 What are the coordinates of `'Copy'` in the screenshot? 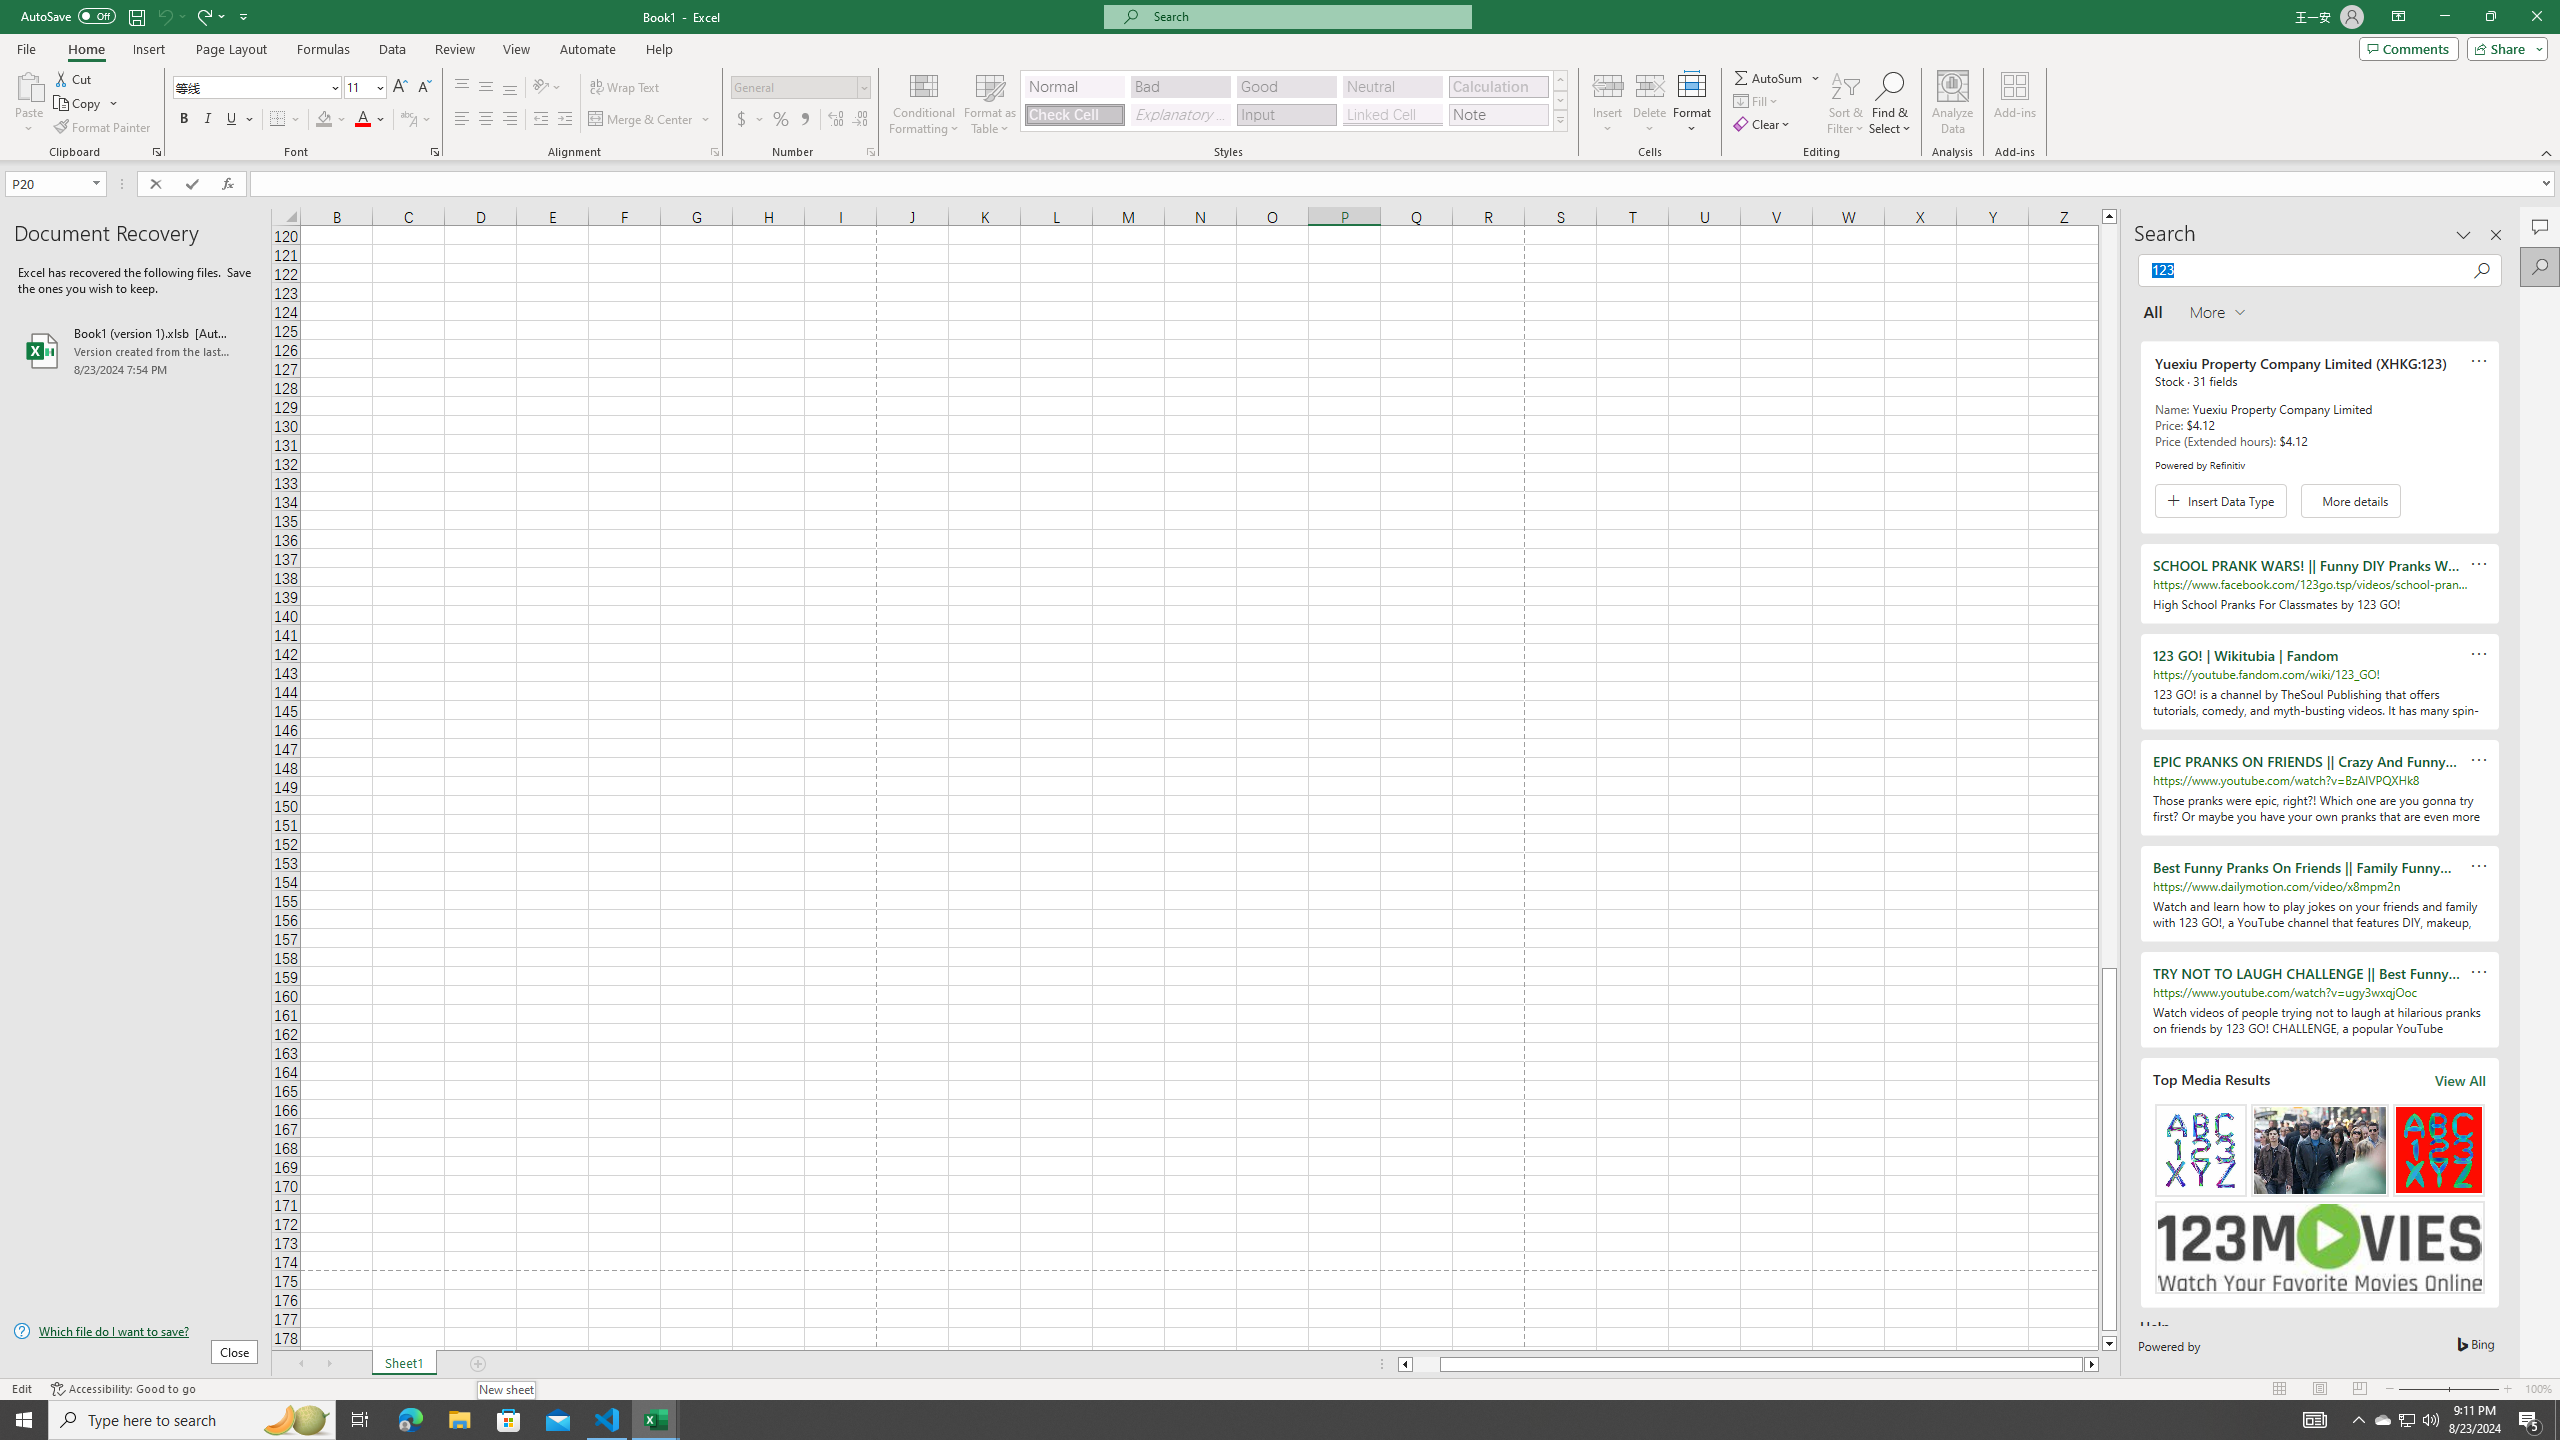 It's located at (78, 103).